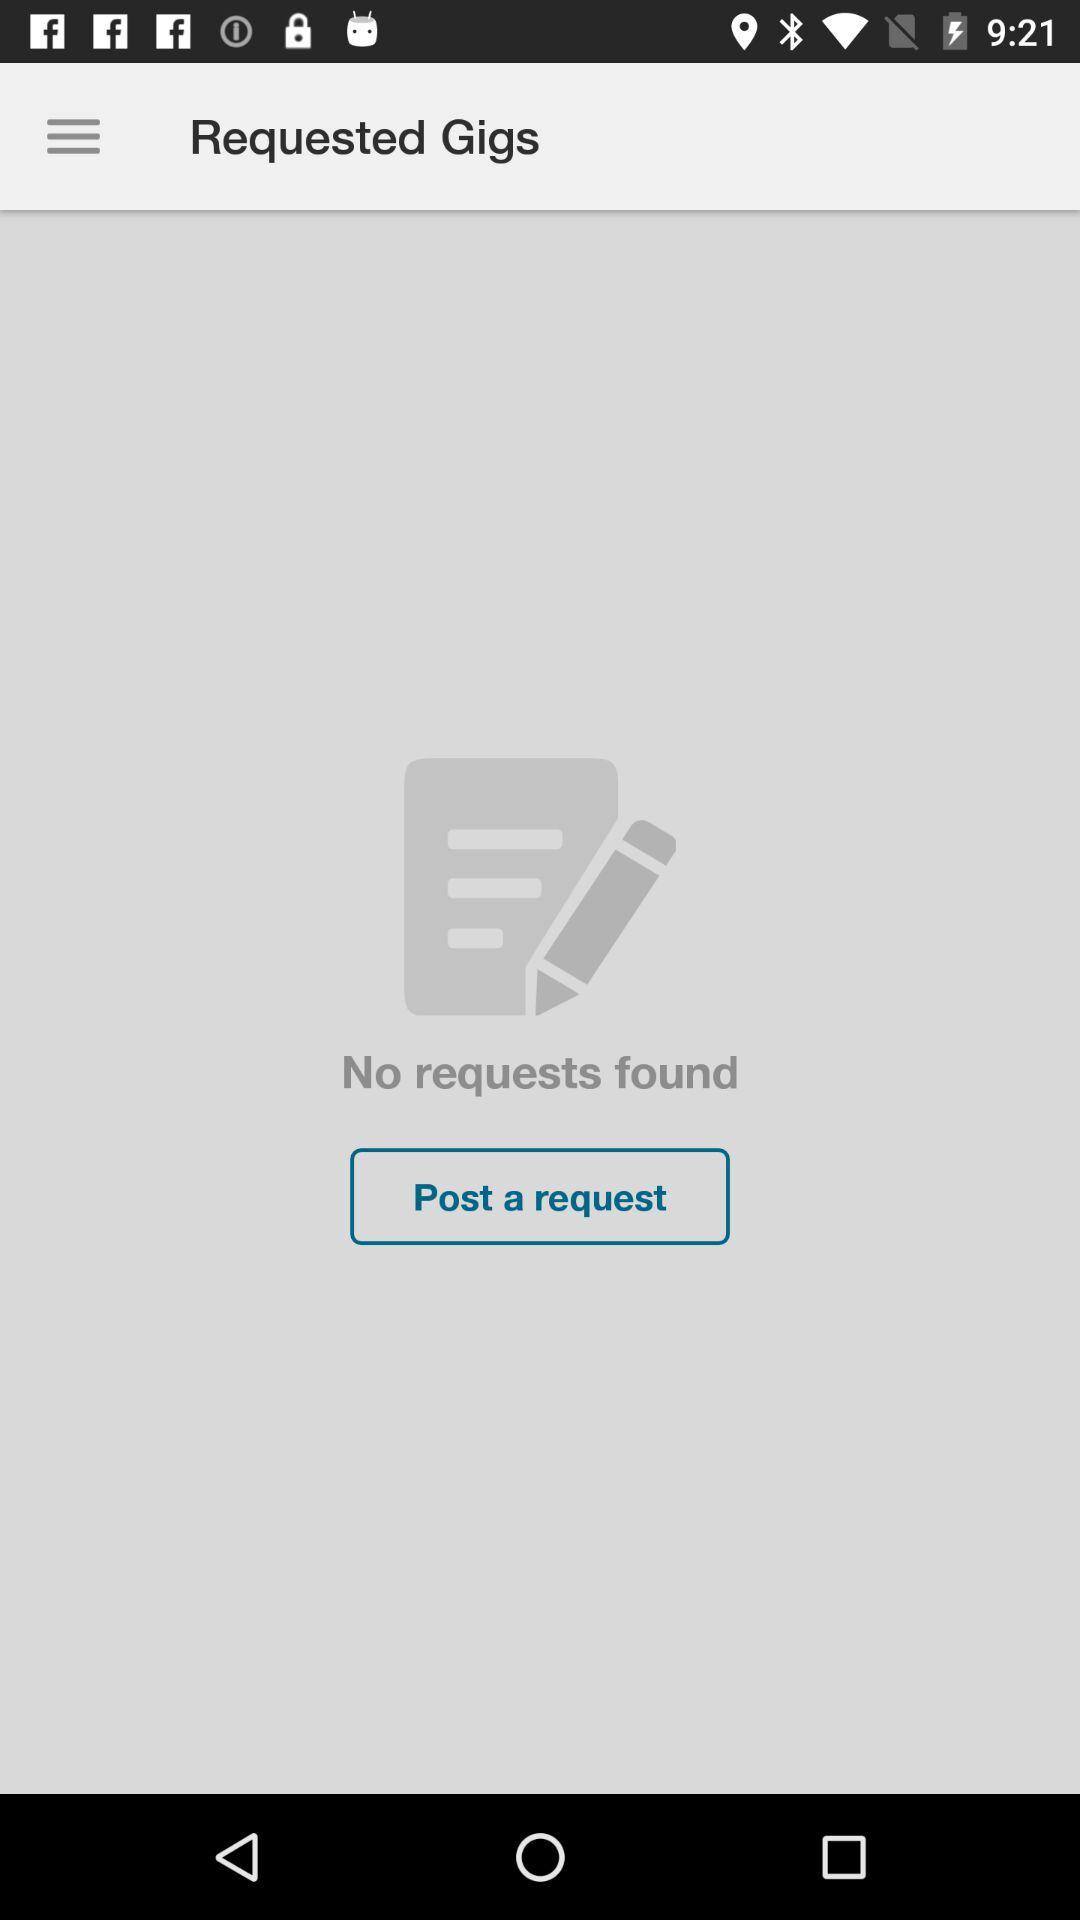  I want to click on the icon to the left of the requested gigs item, so click(72, 135).